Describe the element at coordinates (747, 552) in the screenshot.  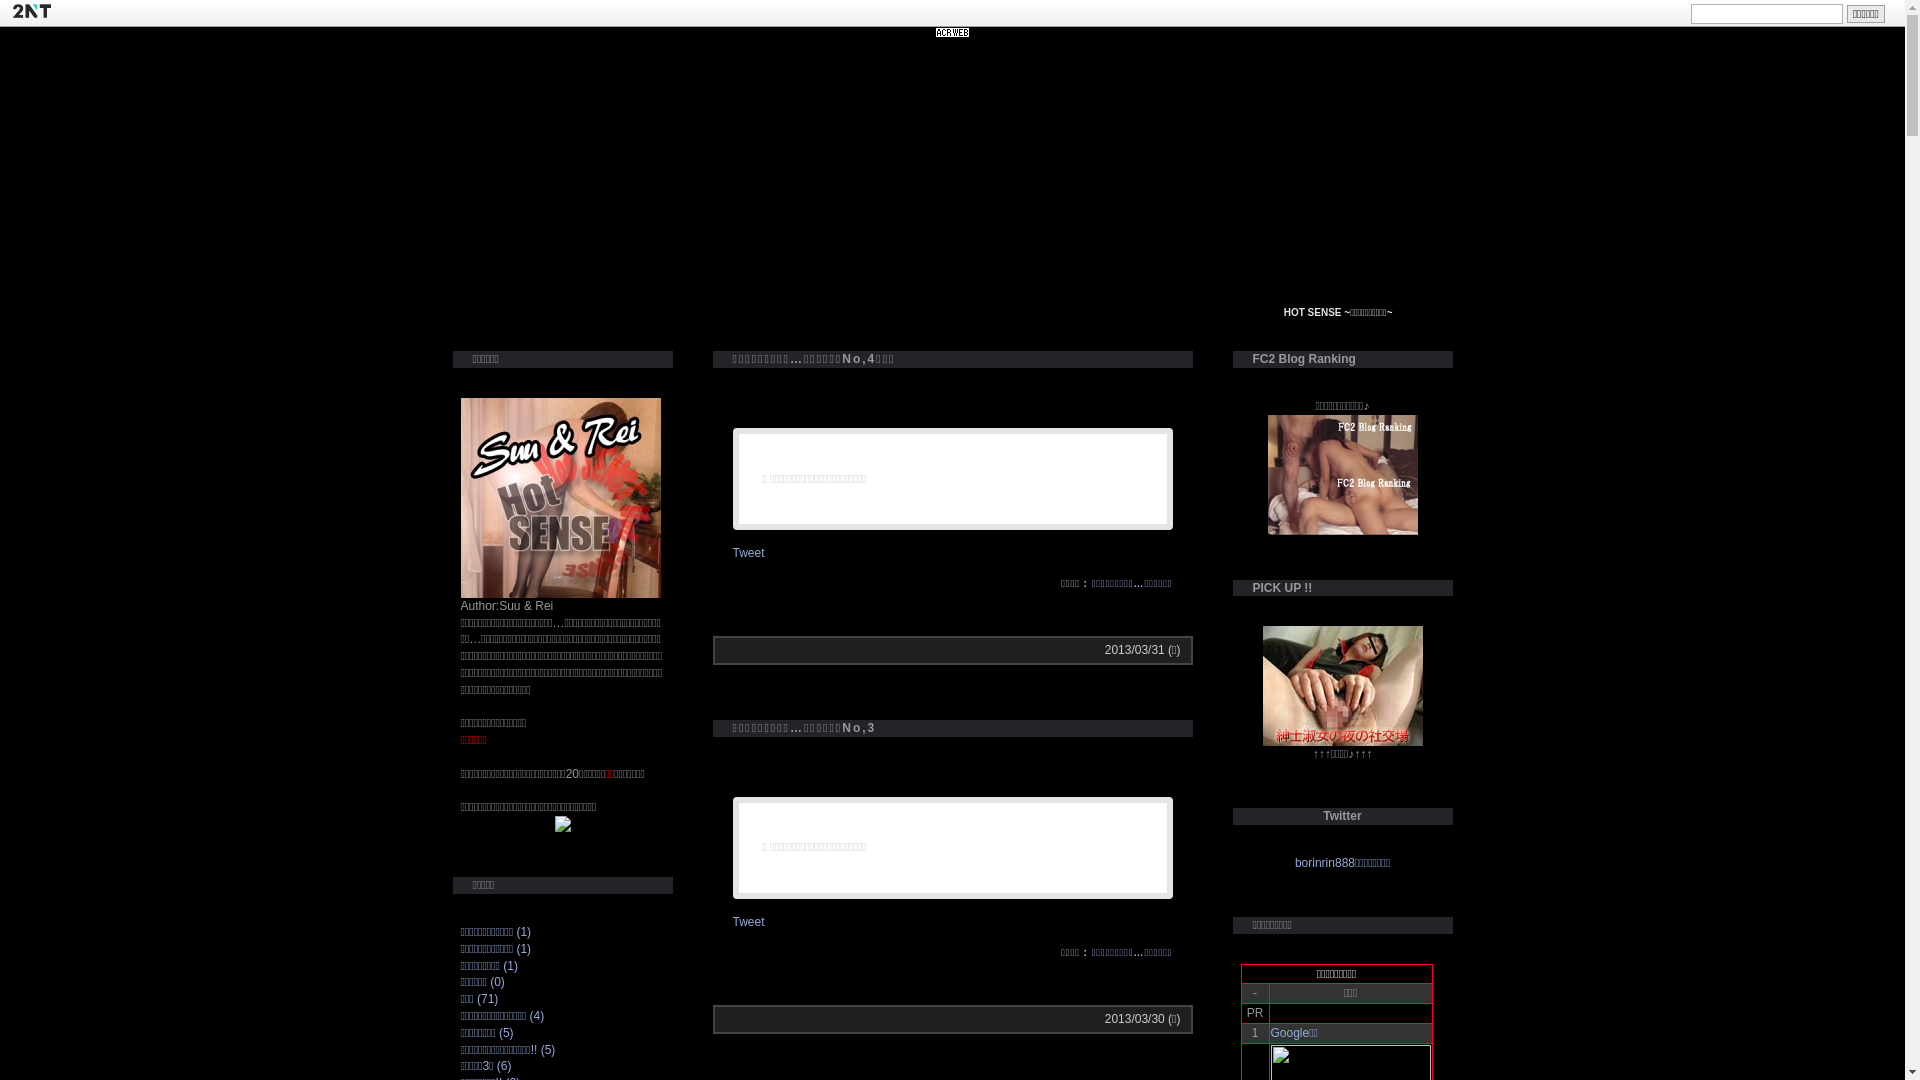
I see `'Tweet'` at that location.